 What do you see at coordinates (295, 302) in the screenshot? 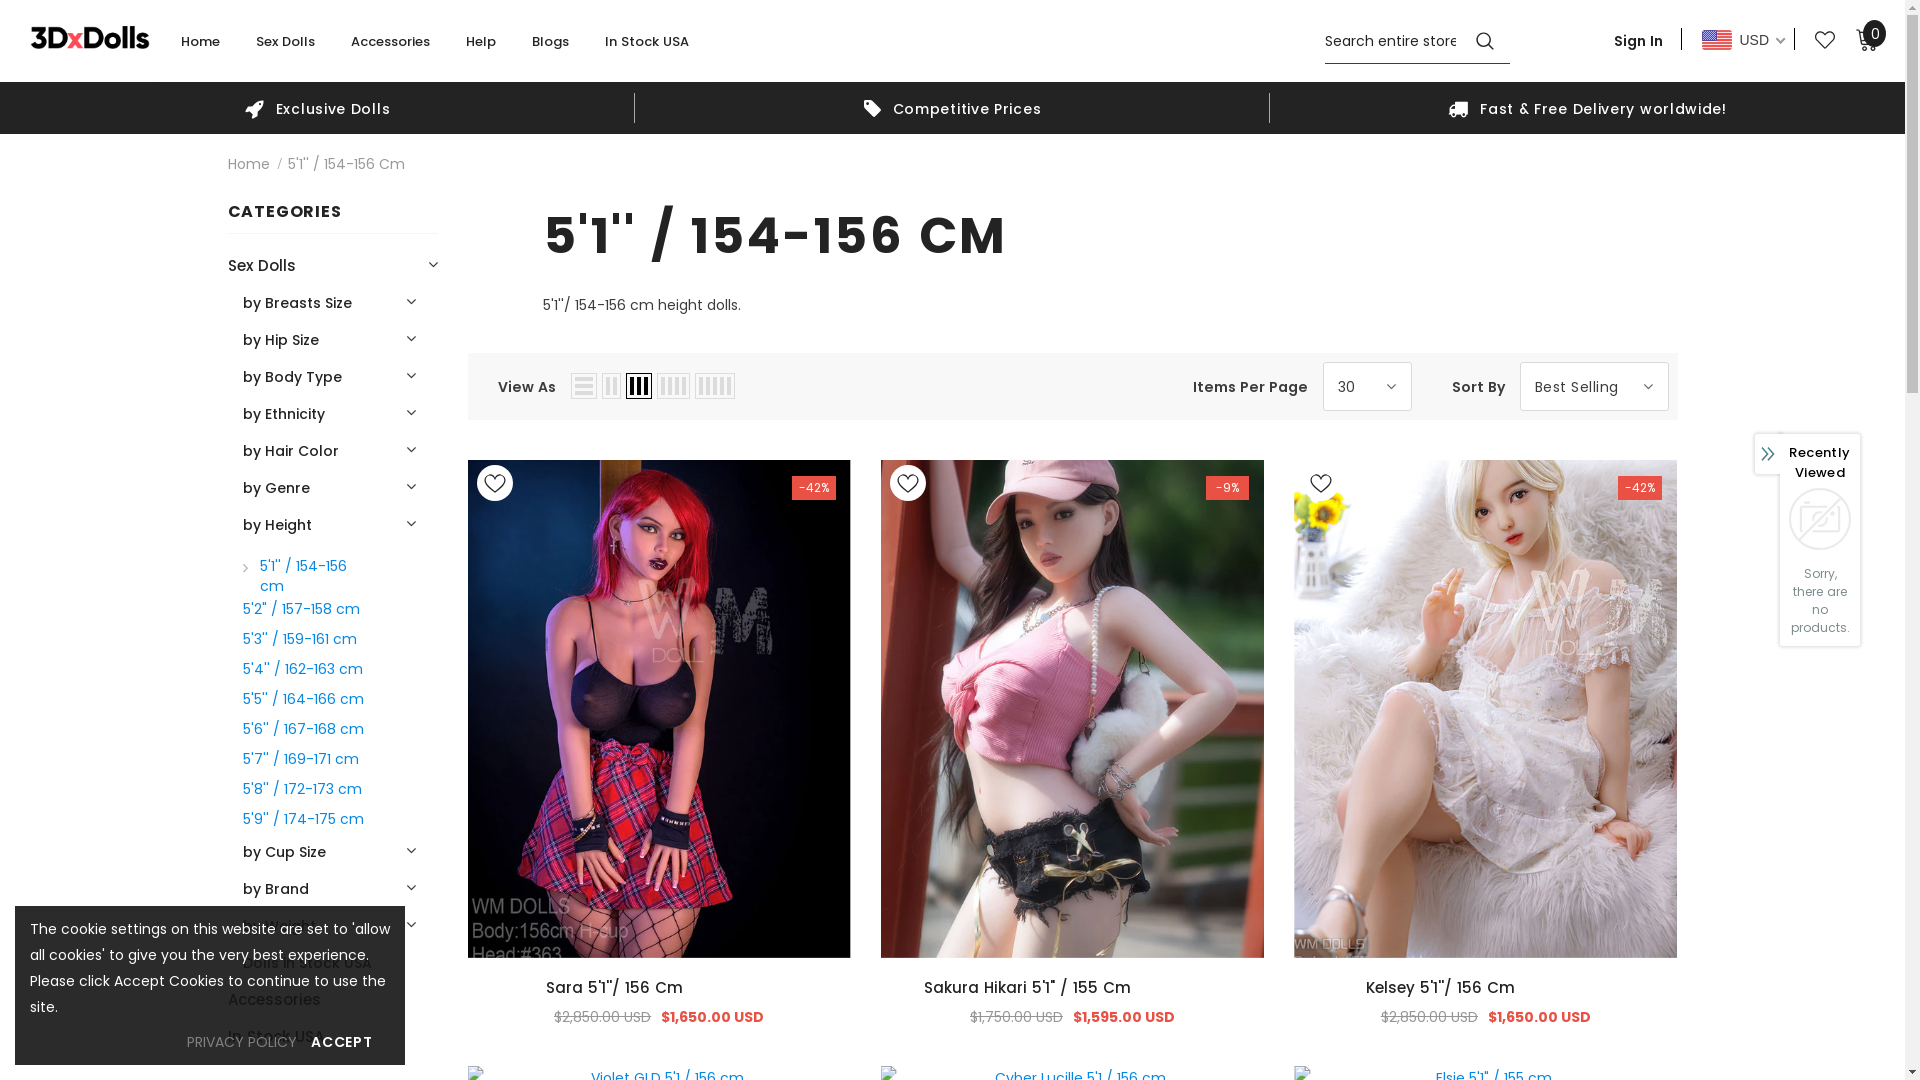
I see `'by Breasts Size'` at bounding box center [295, 302].